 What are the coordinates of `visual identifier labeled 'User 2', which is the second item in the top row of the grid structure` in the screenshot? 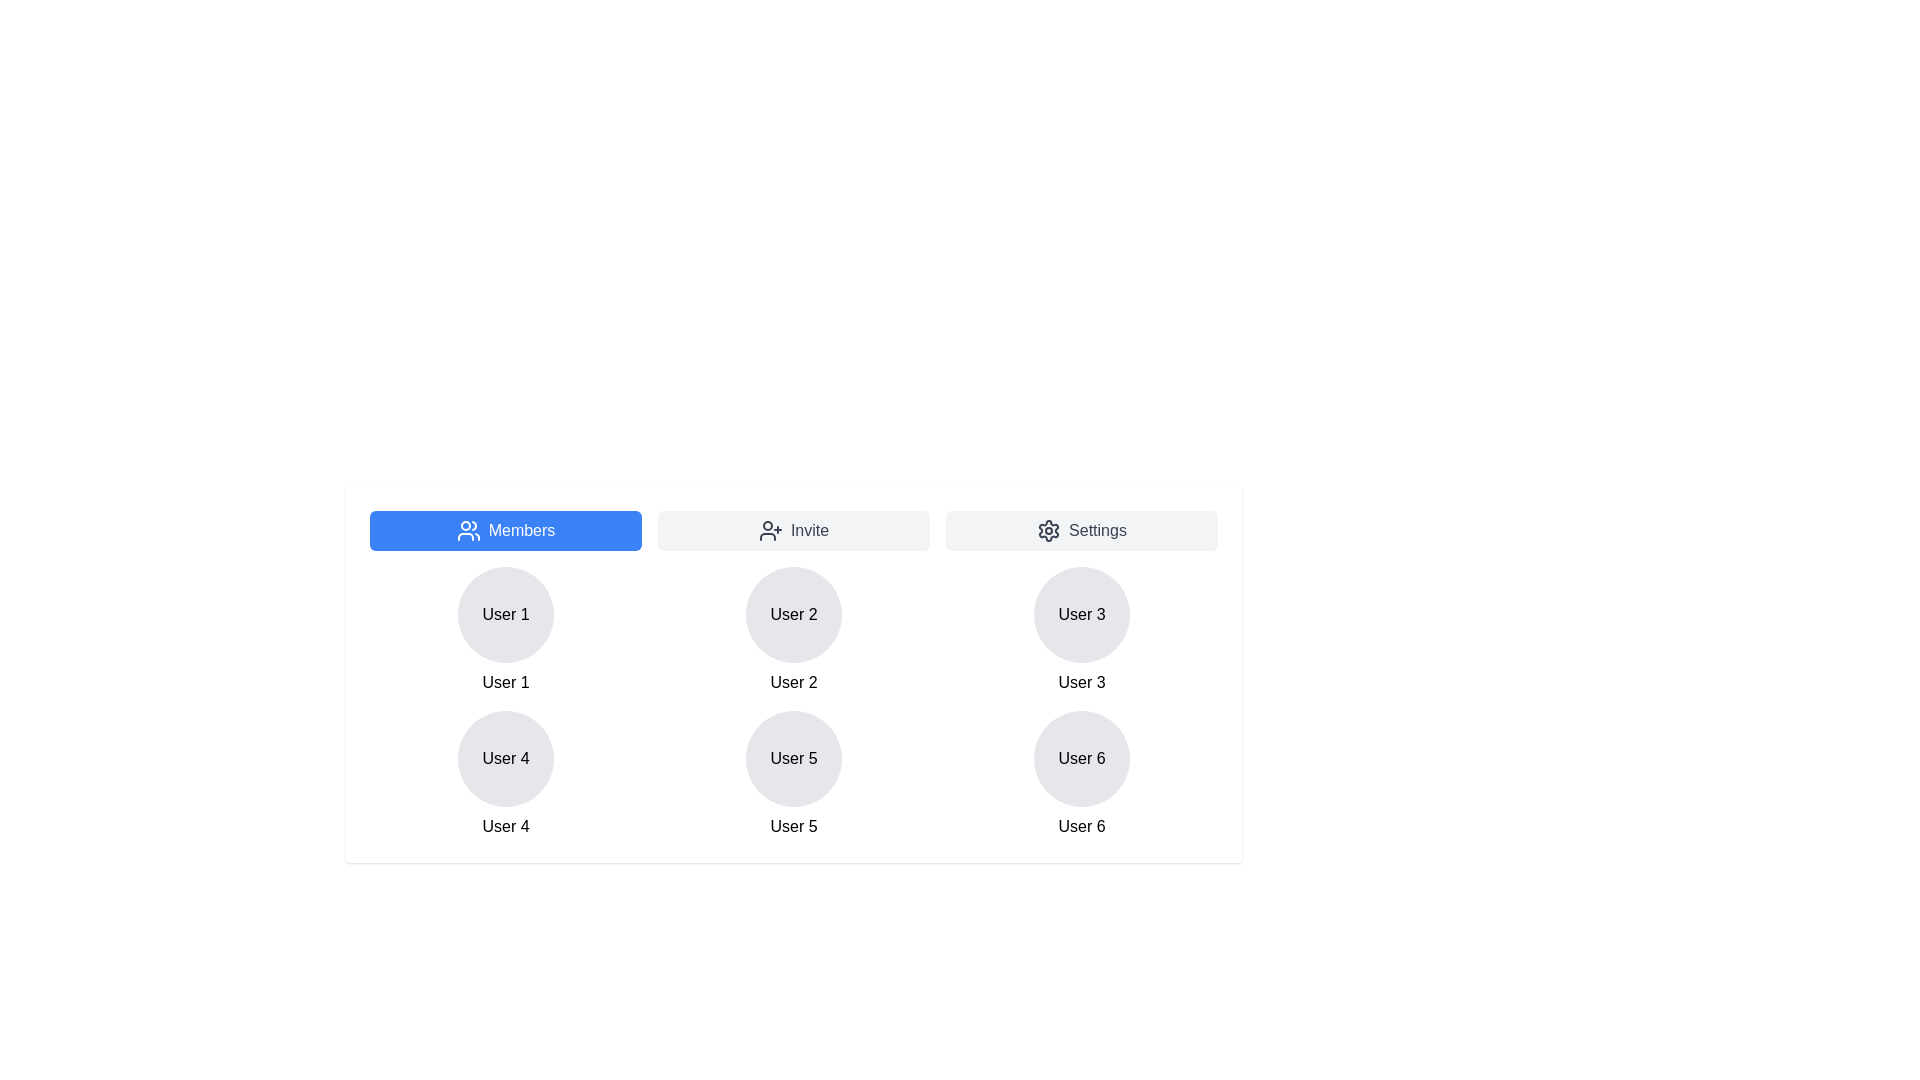 It's located at (792, 631).